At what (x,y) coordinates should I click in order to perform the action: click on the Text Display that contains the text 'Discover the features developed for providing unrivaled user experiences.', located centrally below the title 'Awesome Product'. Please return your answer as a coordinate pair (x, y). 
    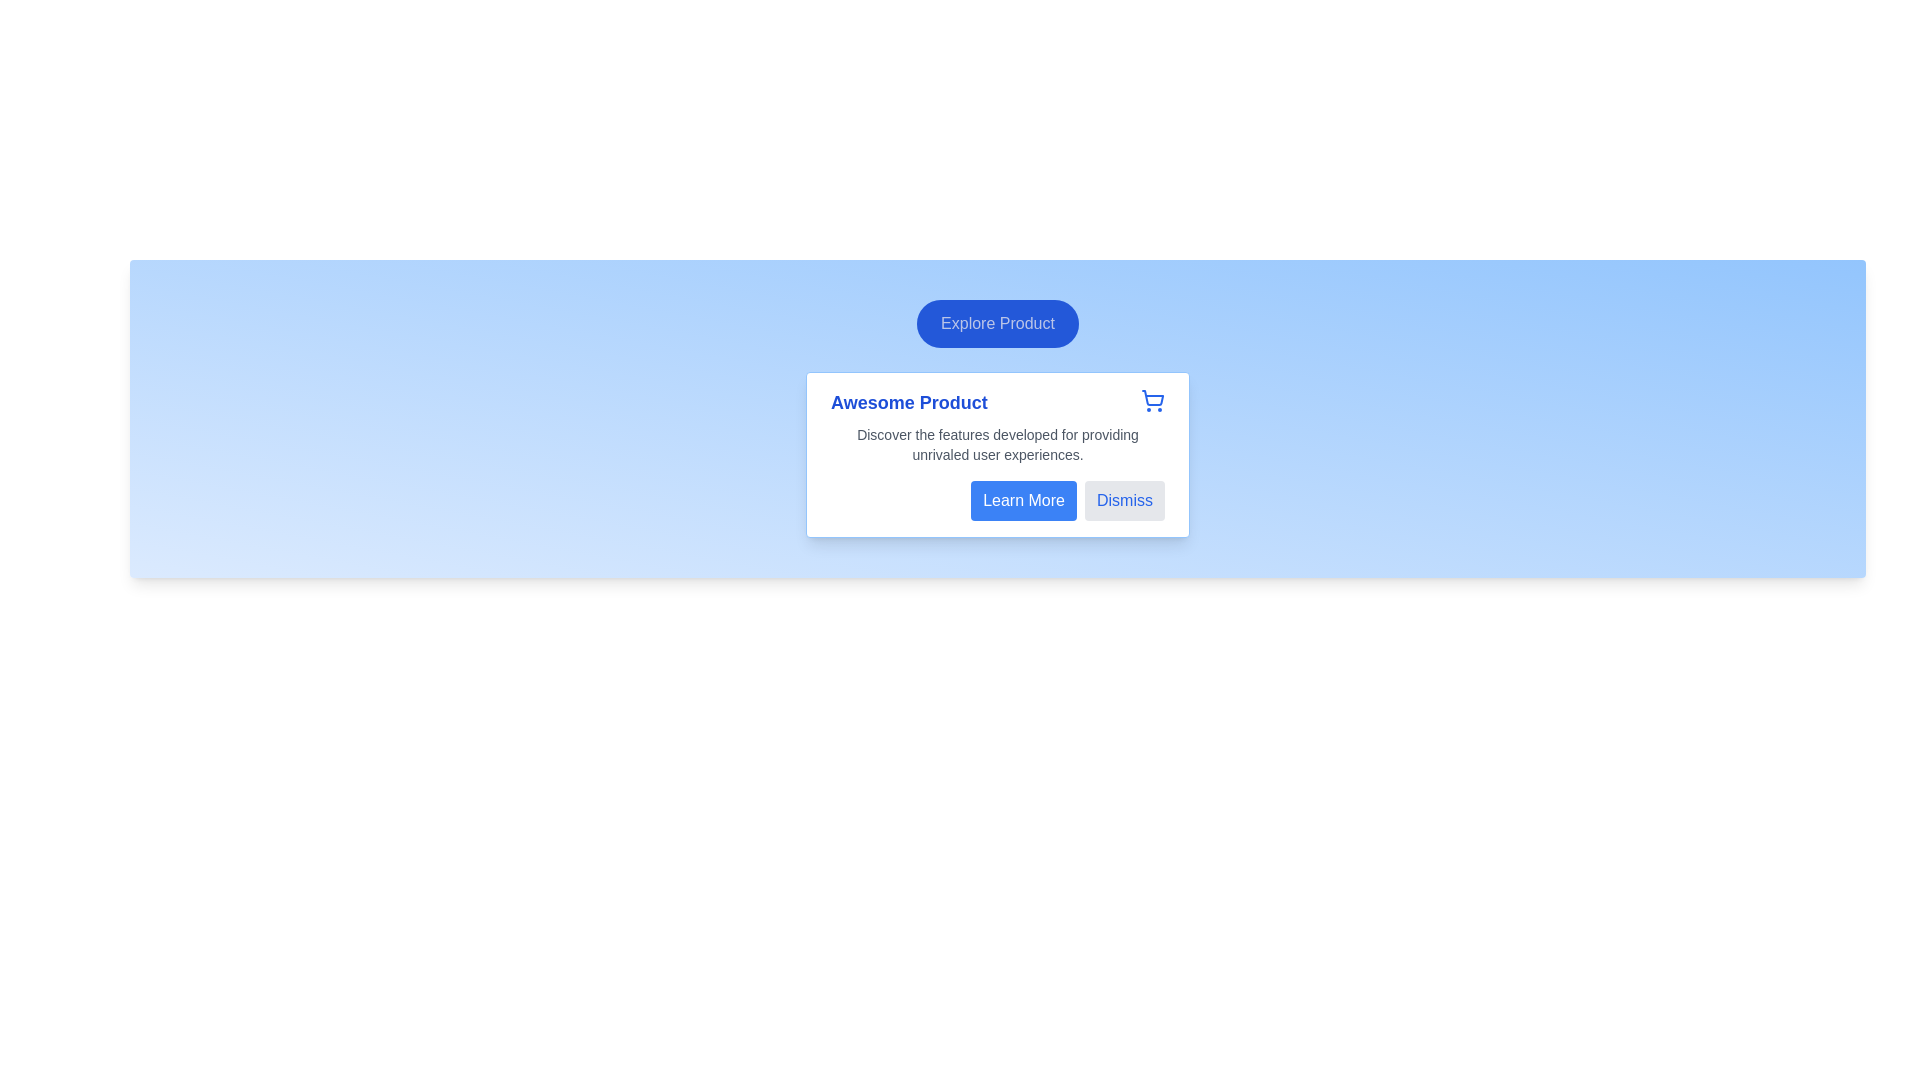
    Looking at the image, I should click on (998, 443).